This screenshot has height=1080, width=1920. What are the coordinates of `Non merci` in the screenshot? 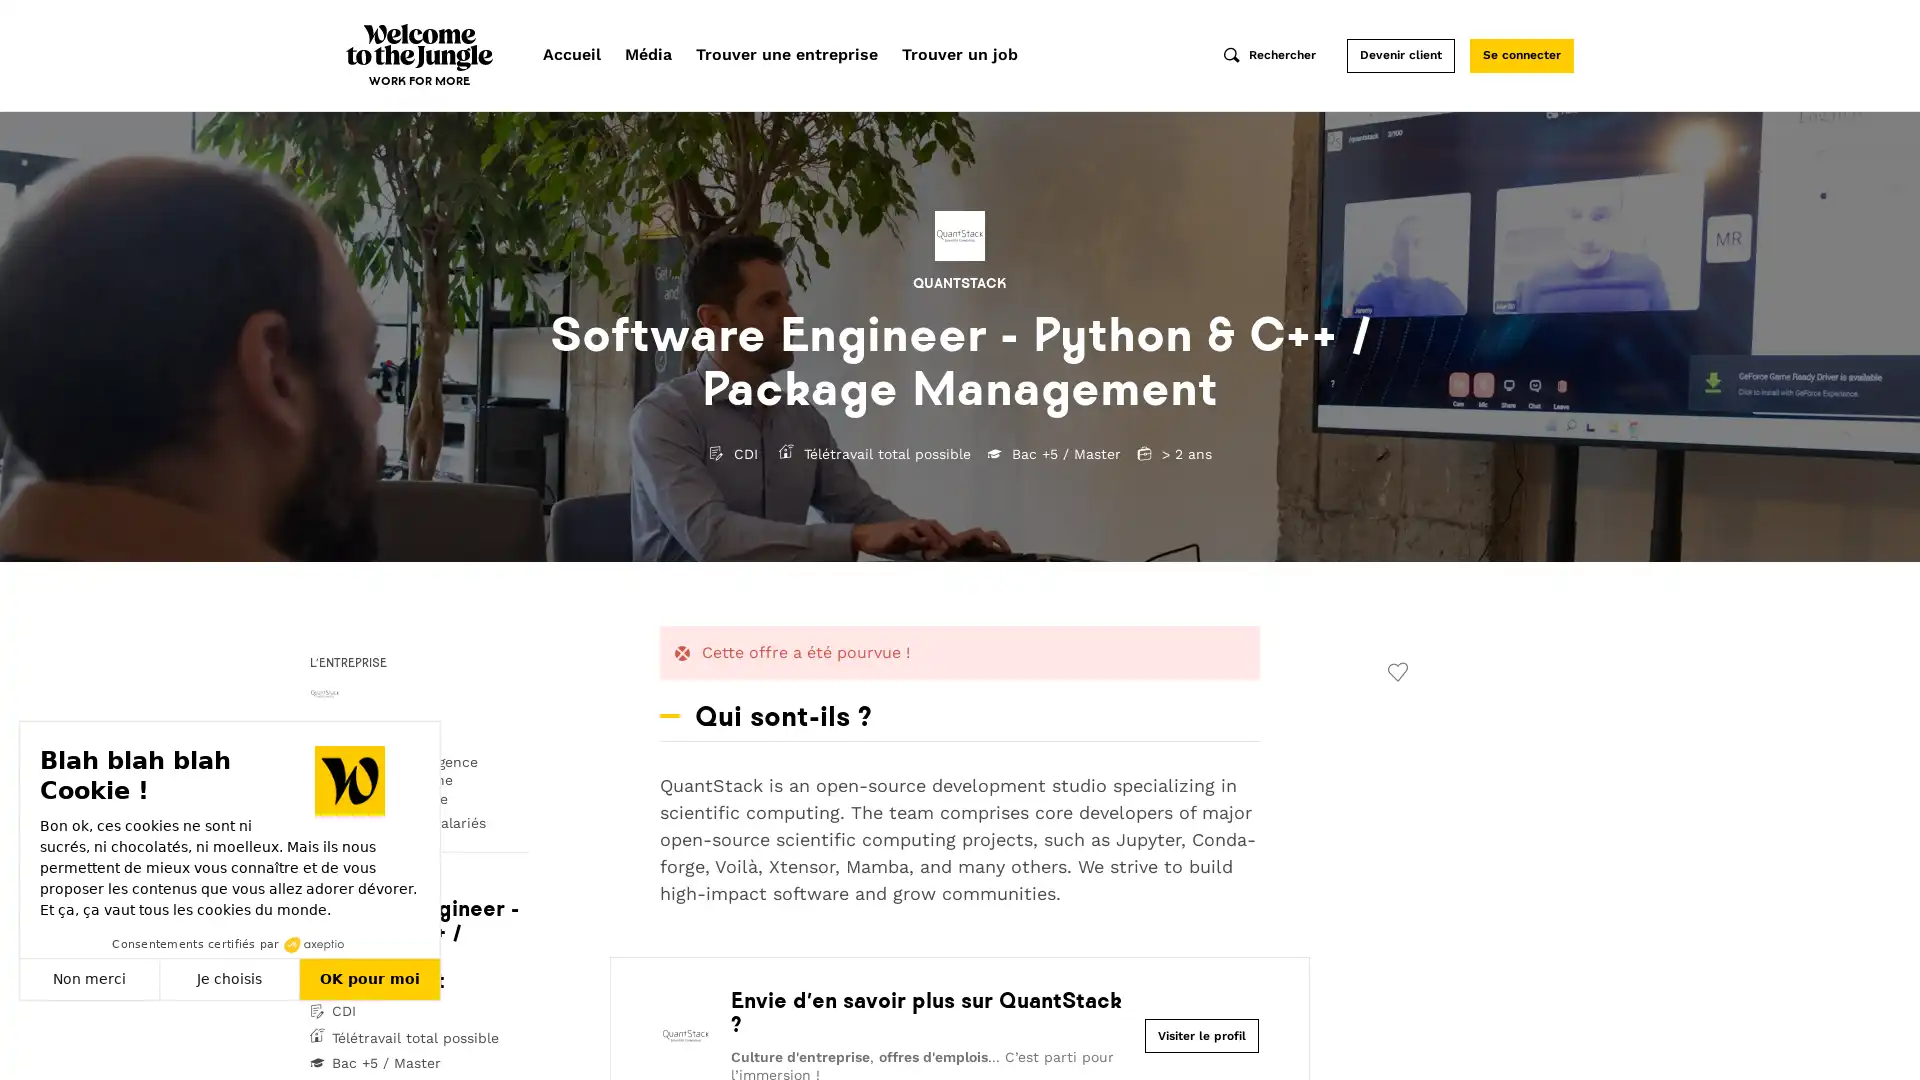 It's located at (89, 978).